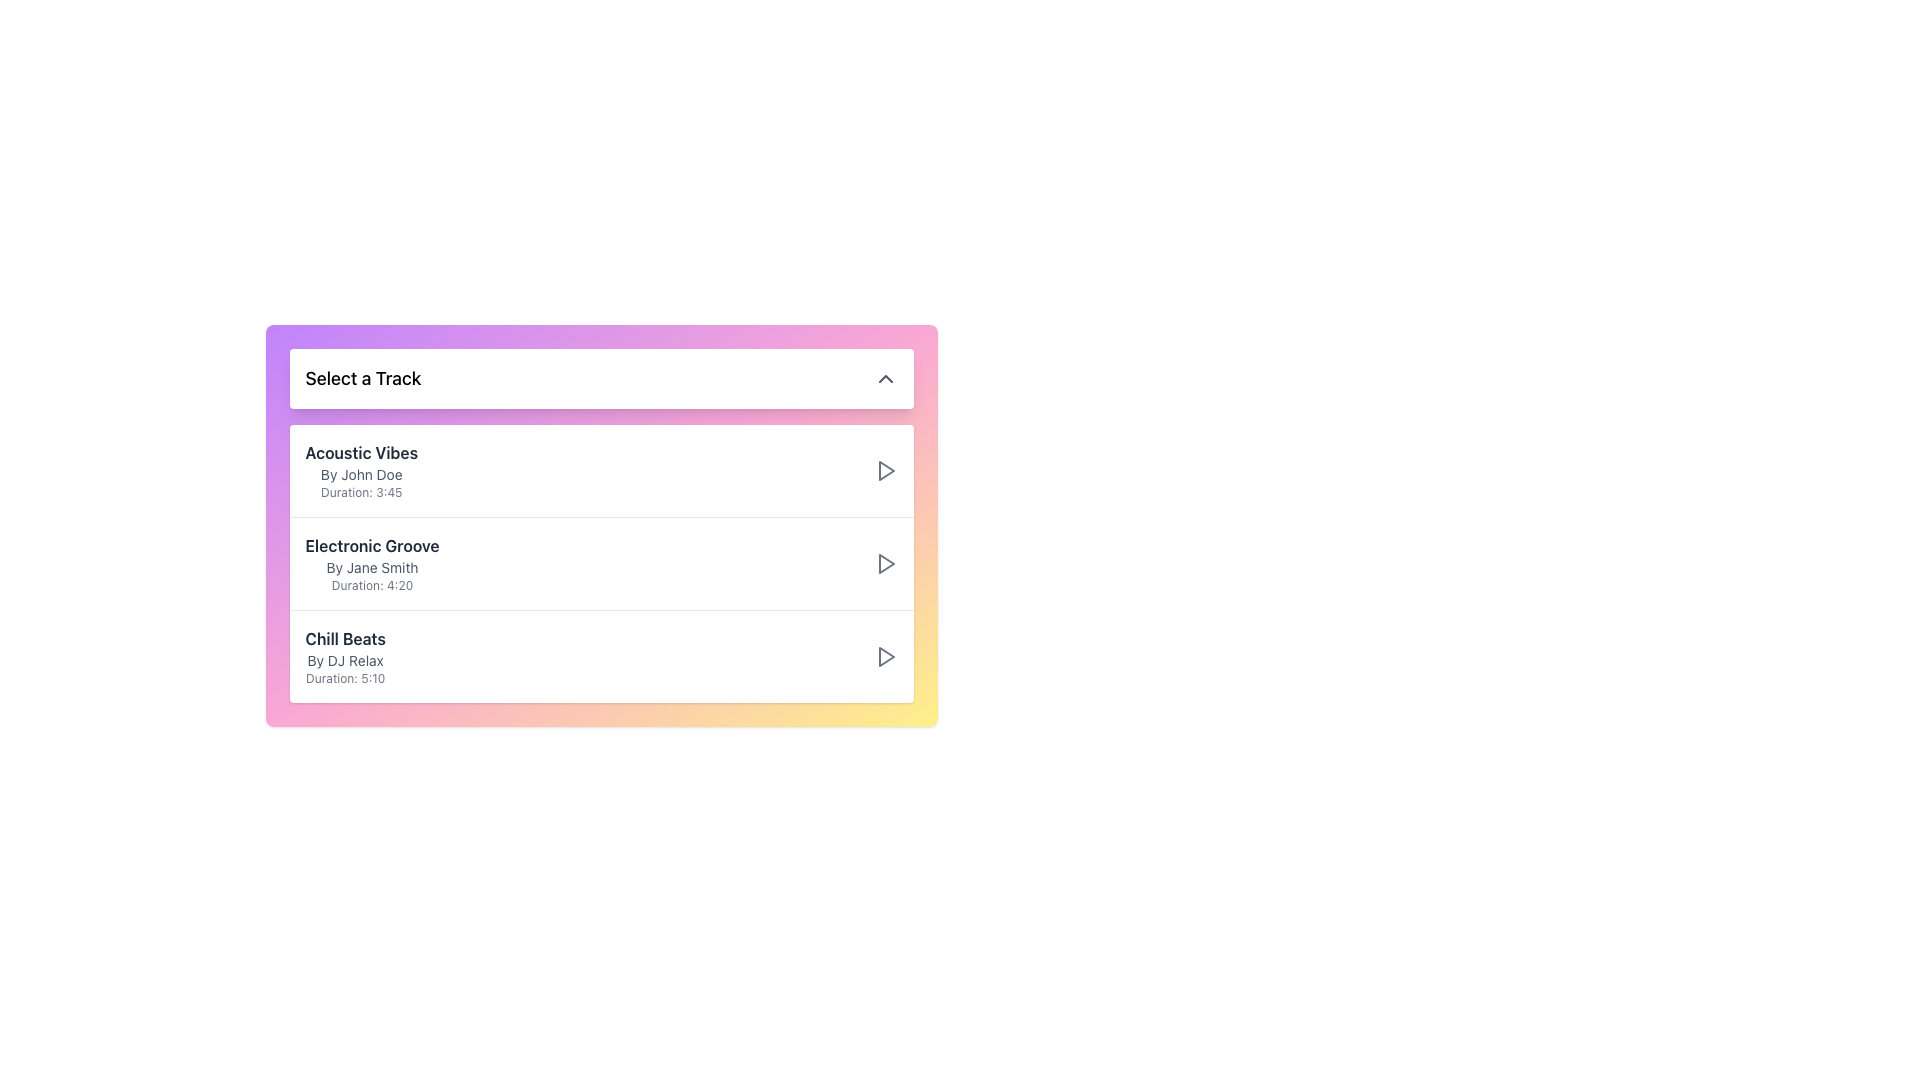 This screenshot has width=1920, height=1080. What do you see at coordinates (372, 546) in the screenshot?
I see `the text element that displays the track name 'Electronic Groove' by 'Jane Smith' in the track selection interface` at bounding box center [372, 546].